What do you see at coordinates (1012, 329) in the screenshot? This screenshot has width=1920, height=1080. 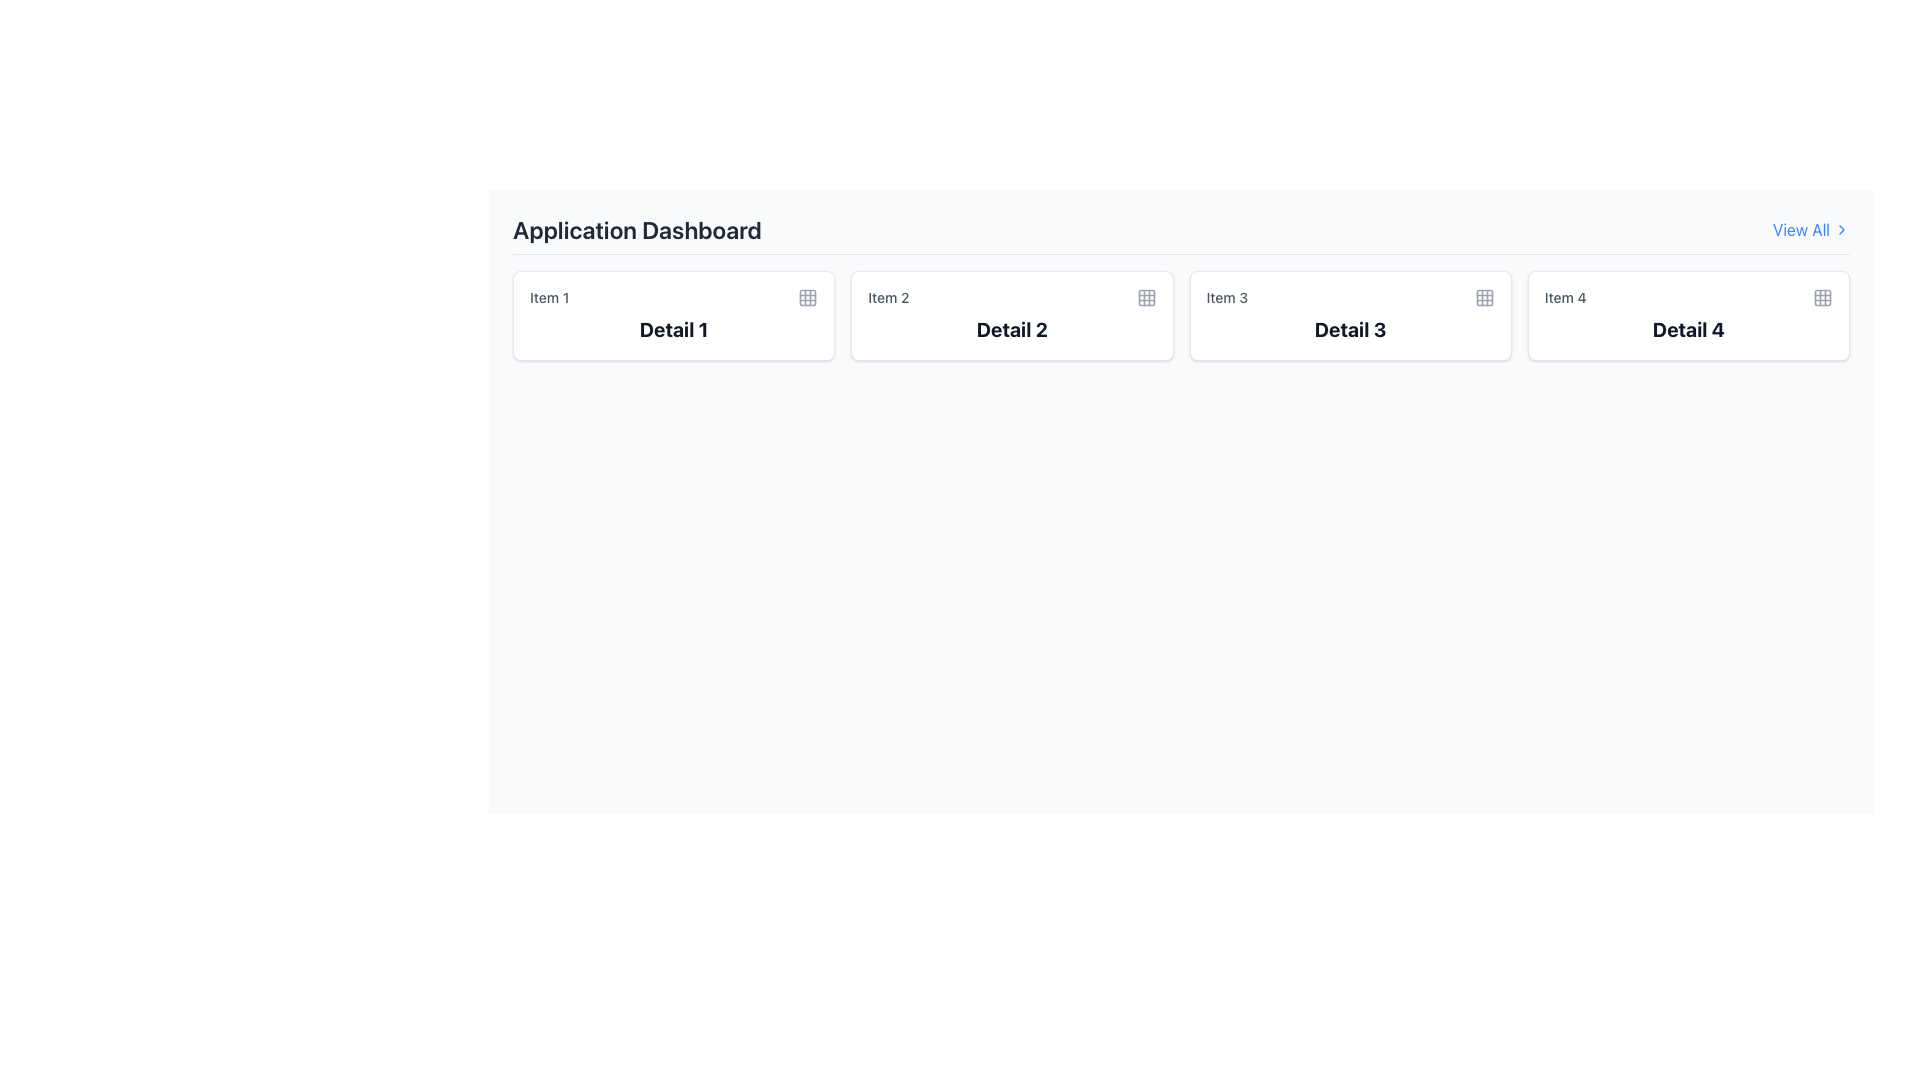 I see `text from the label located within the second card of a horizontally arranged grid, positioned below the heading 'Item 2'` at bounding box center [1012, 329].